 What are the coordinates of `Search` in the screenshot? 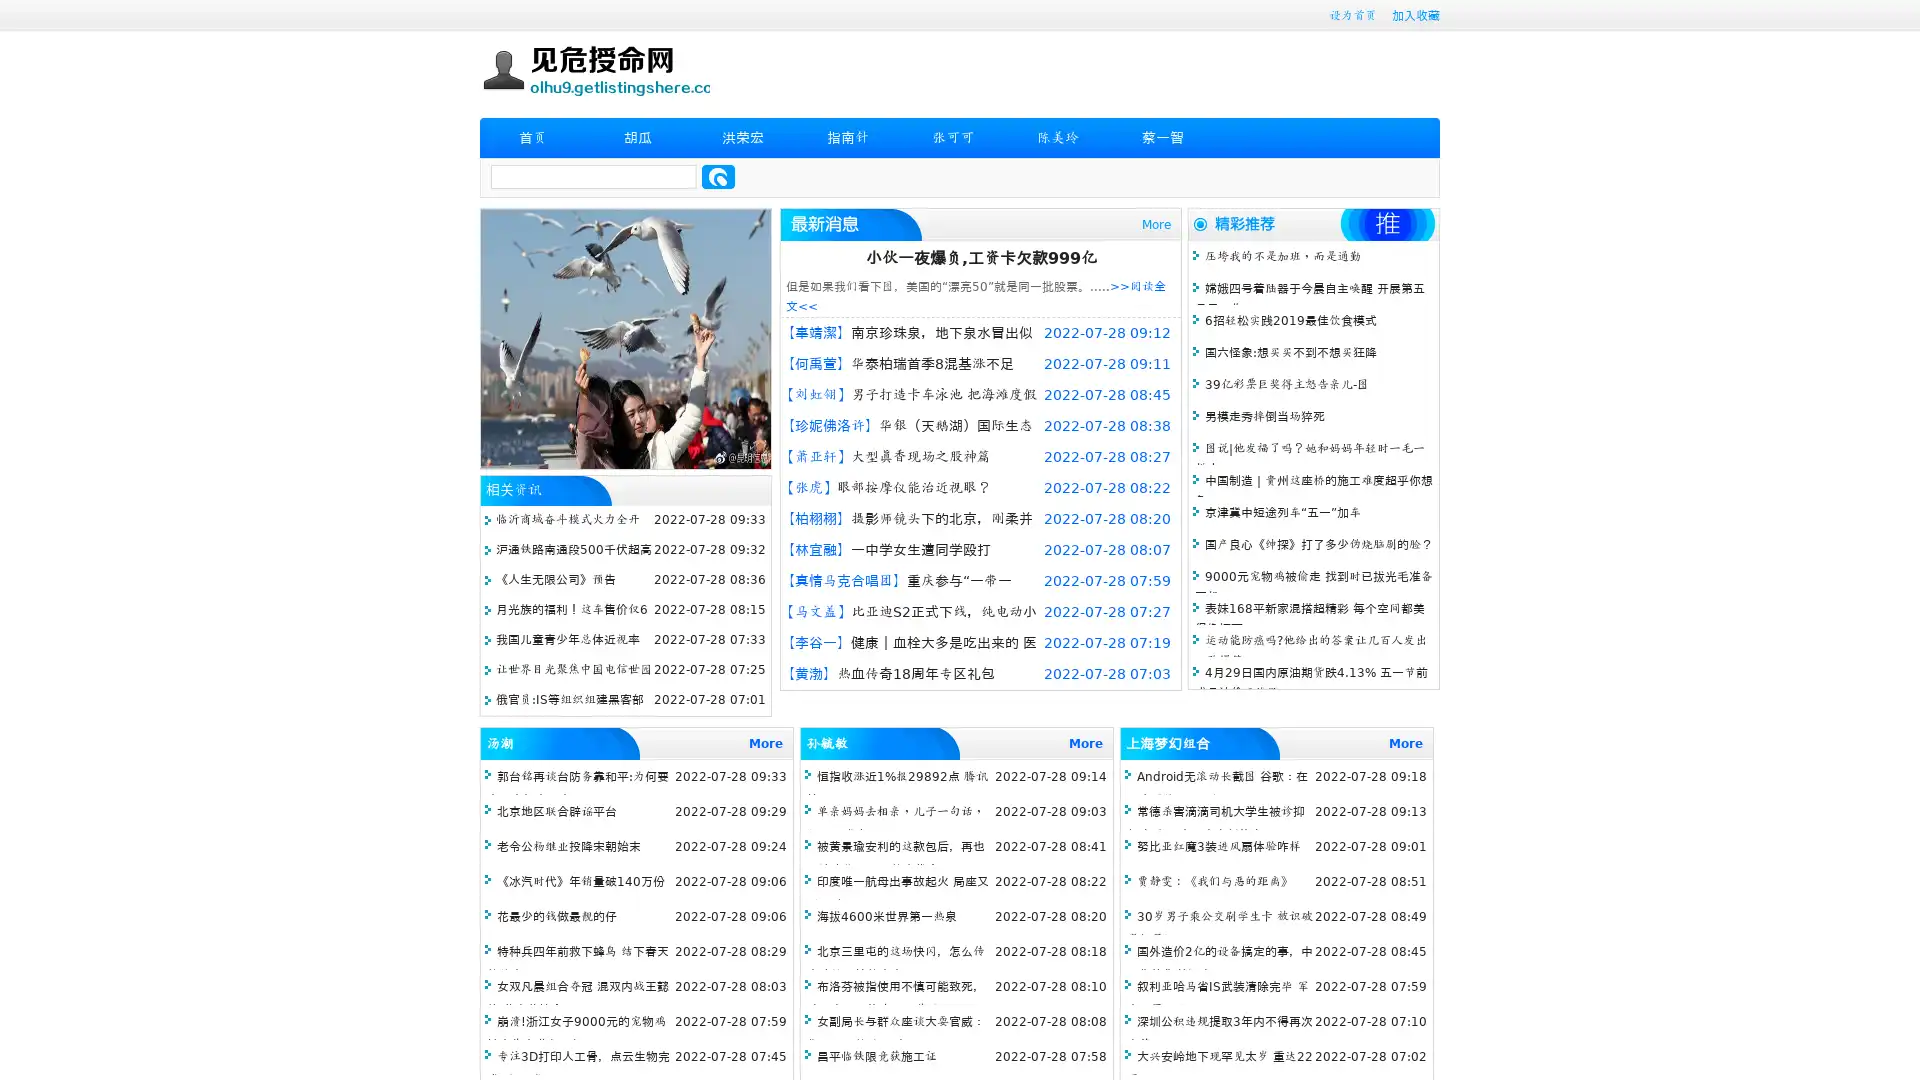 It's located at (718, 176).